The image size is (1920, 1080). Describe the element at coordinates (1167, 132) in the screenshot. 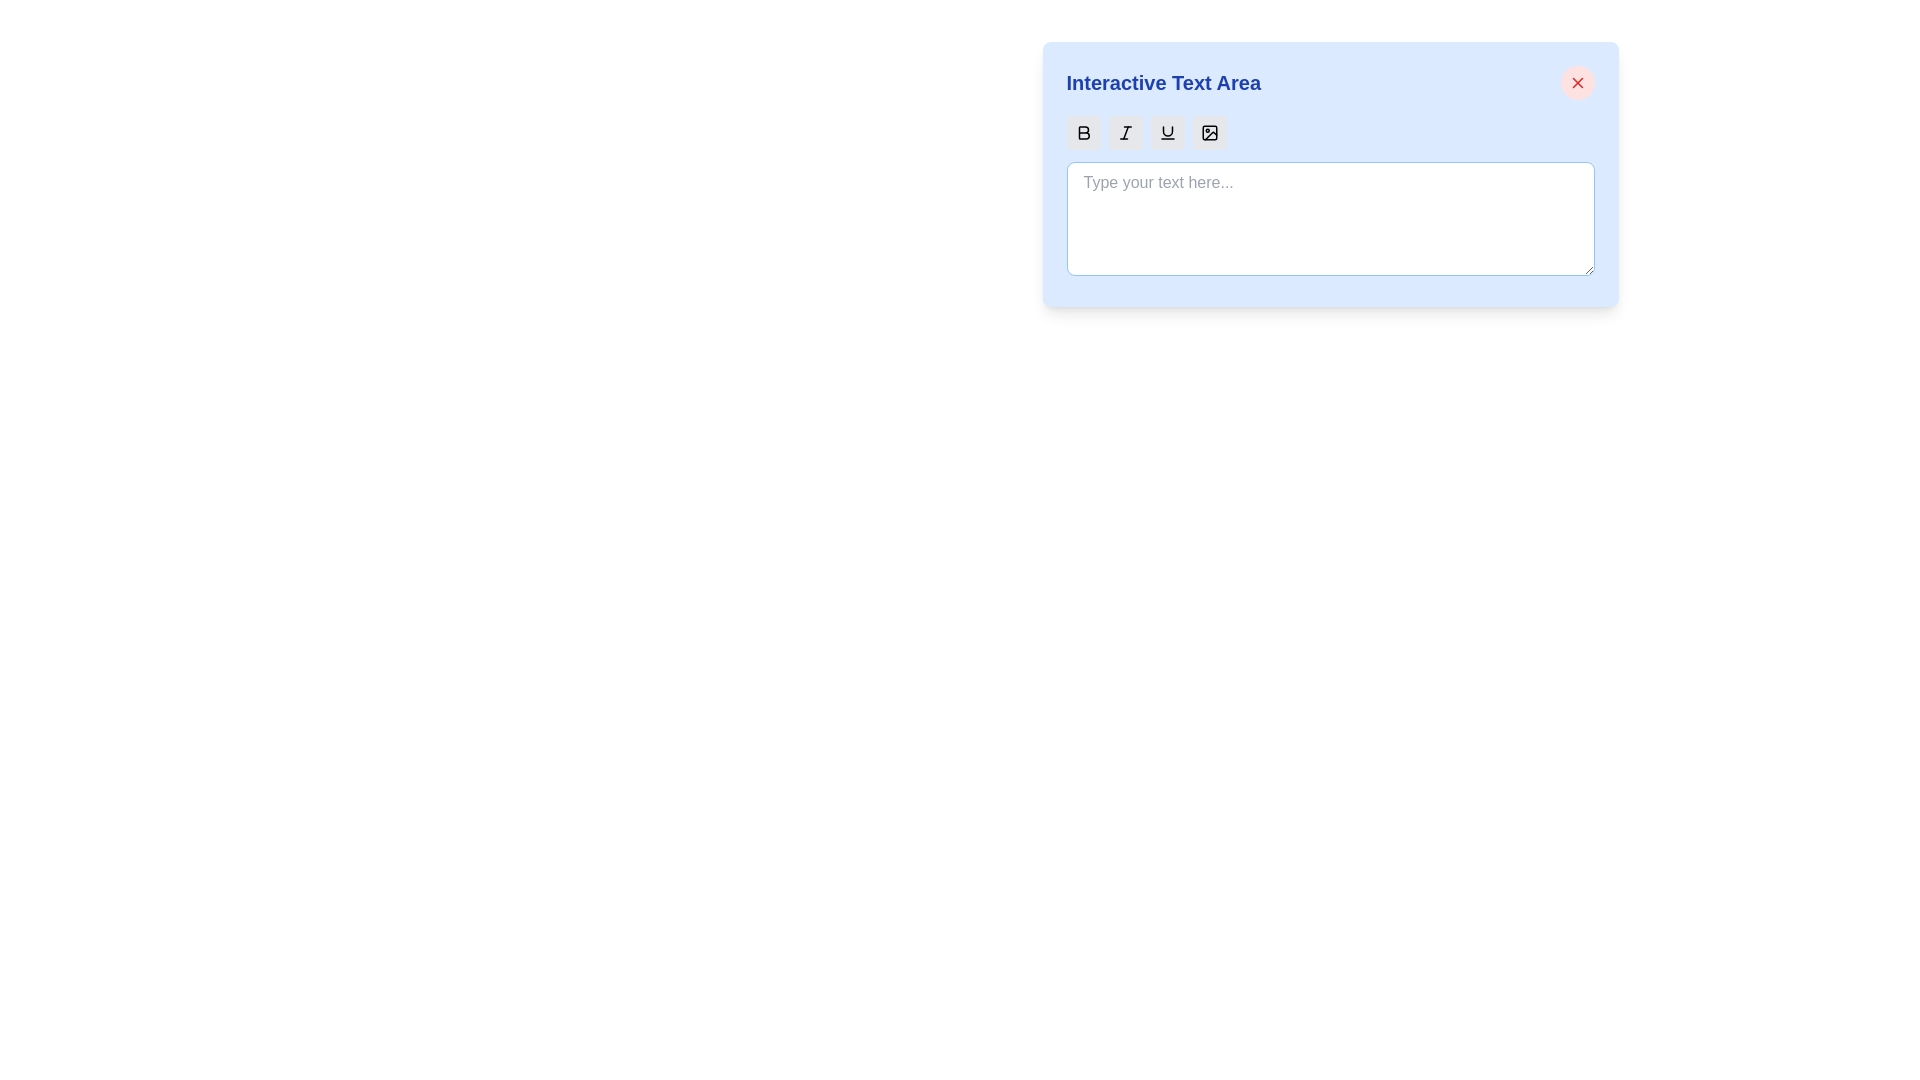

I see `the underline button with a gray background and rounded corners in the third slot of the horizontal toolbar in the 'Interactive Text Area' to apply underline formatting` at that location.